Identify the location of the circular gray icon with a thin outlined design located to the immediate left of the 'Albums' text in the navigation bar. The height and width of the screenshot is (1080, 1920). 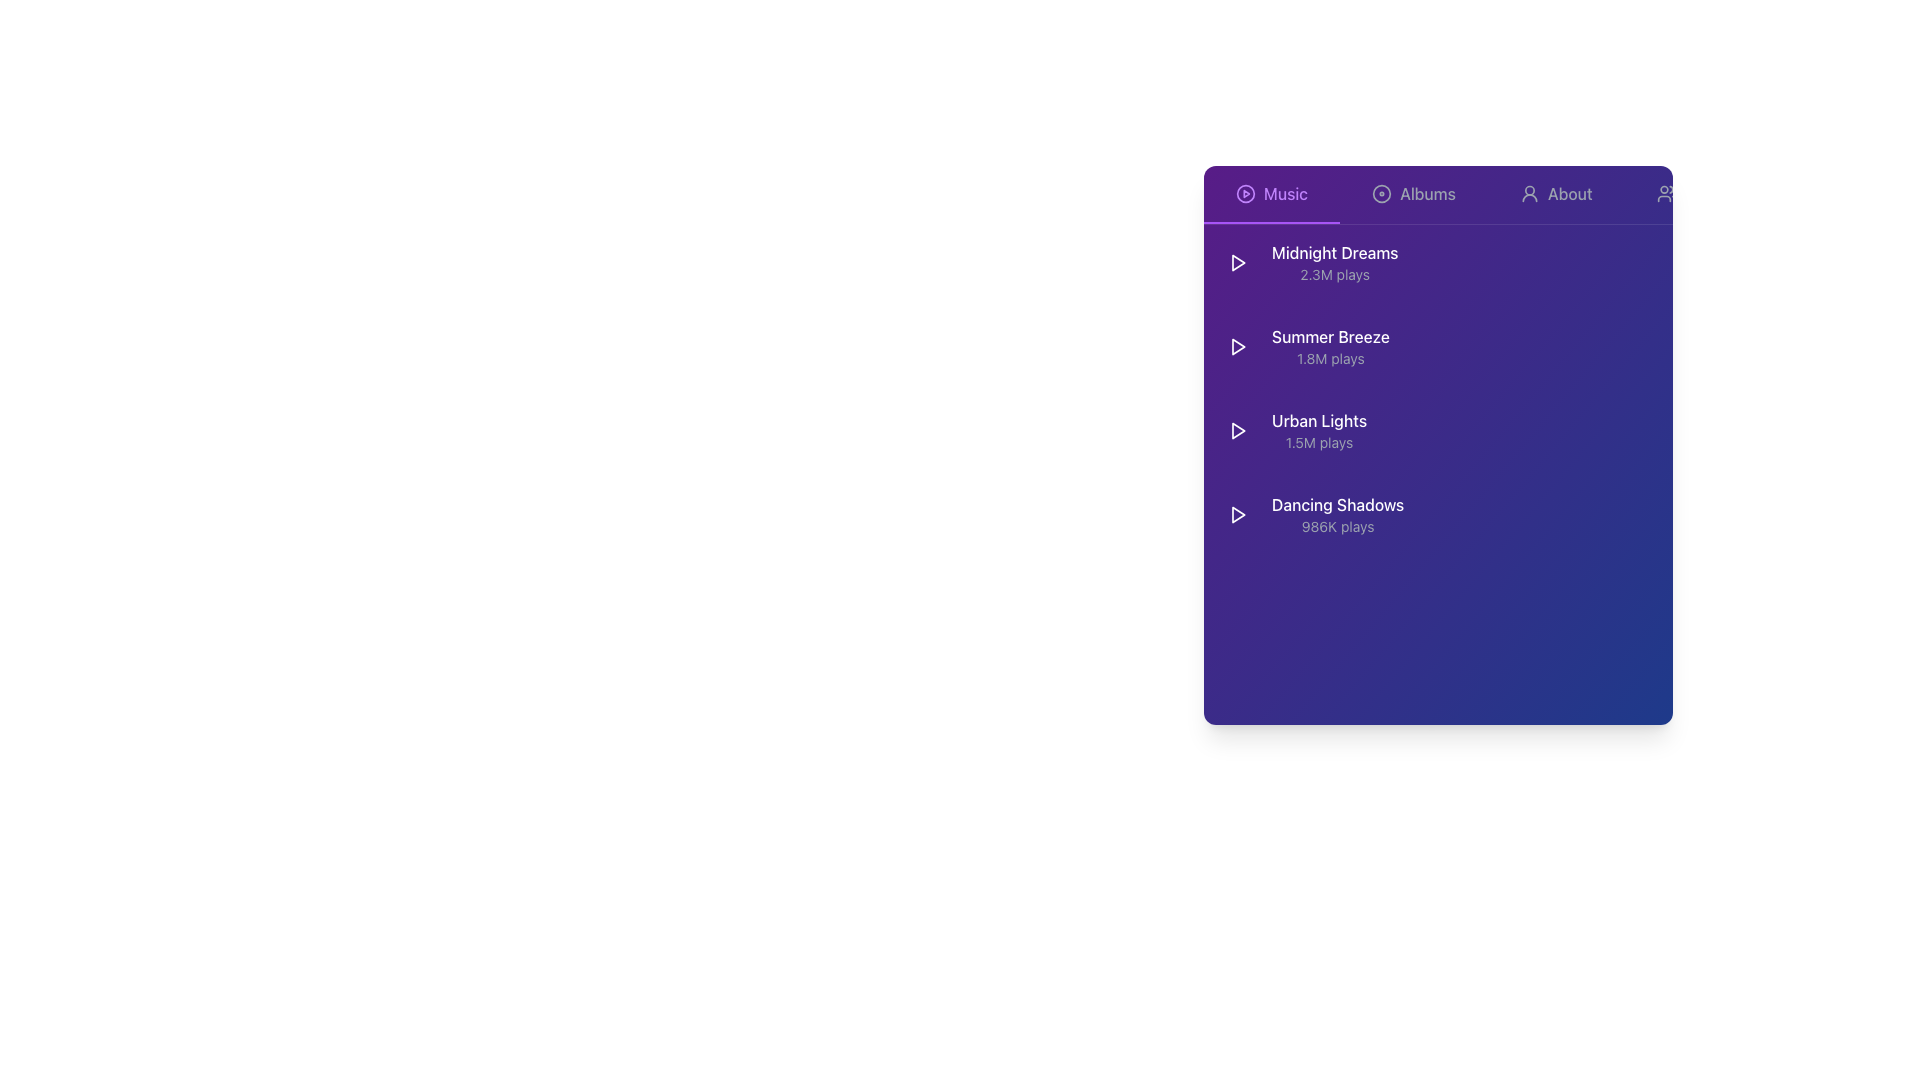
(1381, 193).